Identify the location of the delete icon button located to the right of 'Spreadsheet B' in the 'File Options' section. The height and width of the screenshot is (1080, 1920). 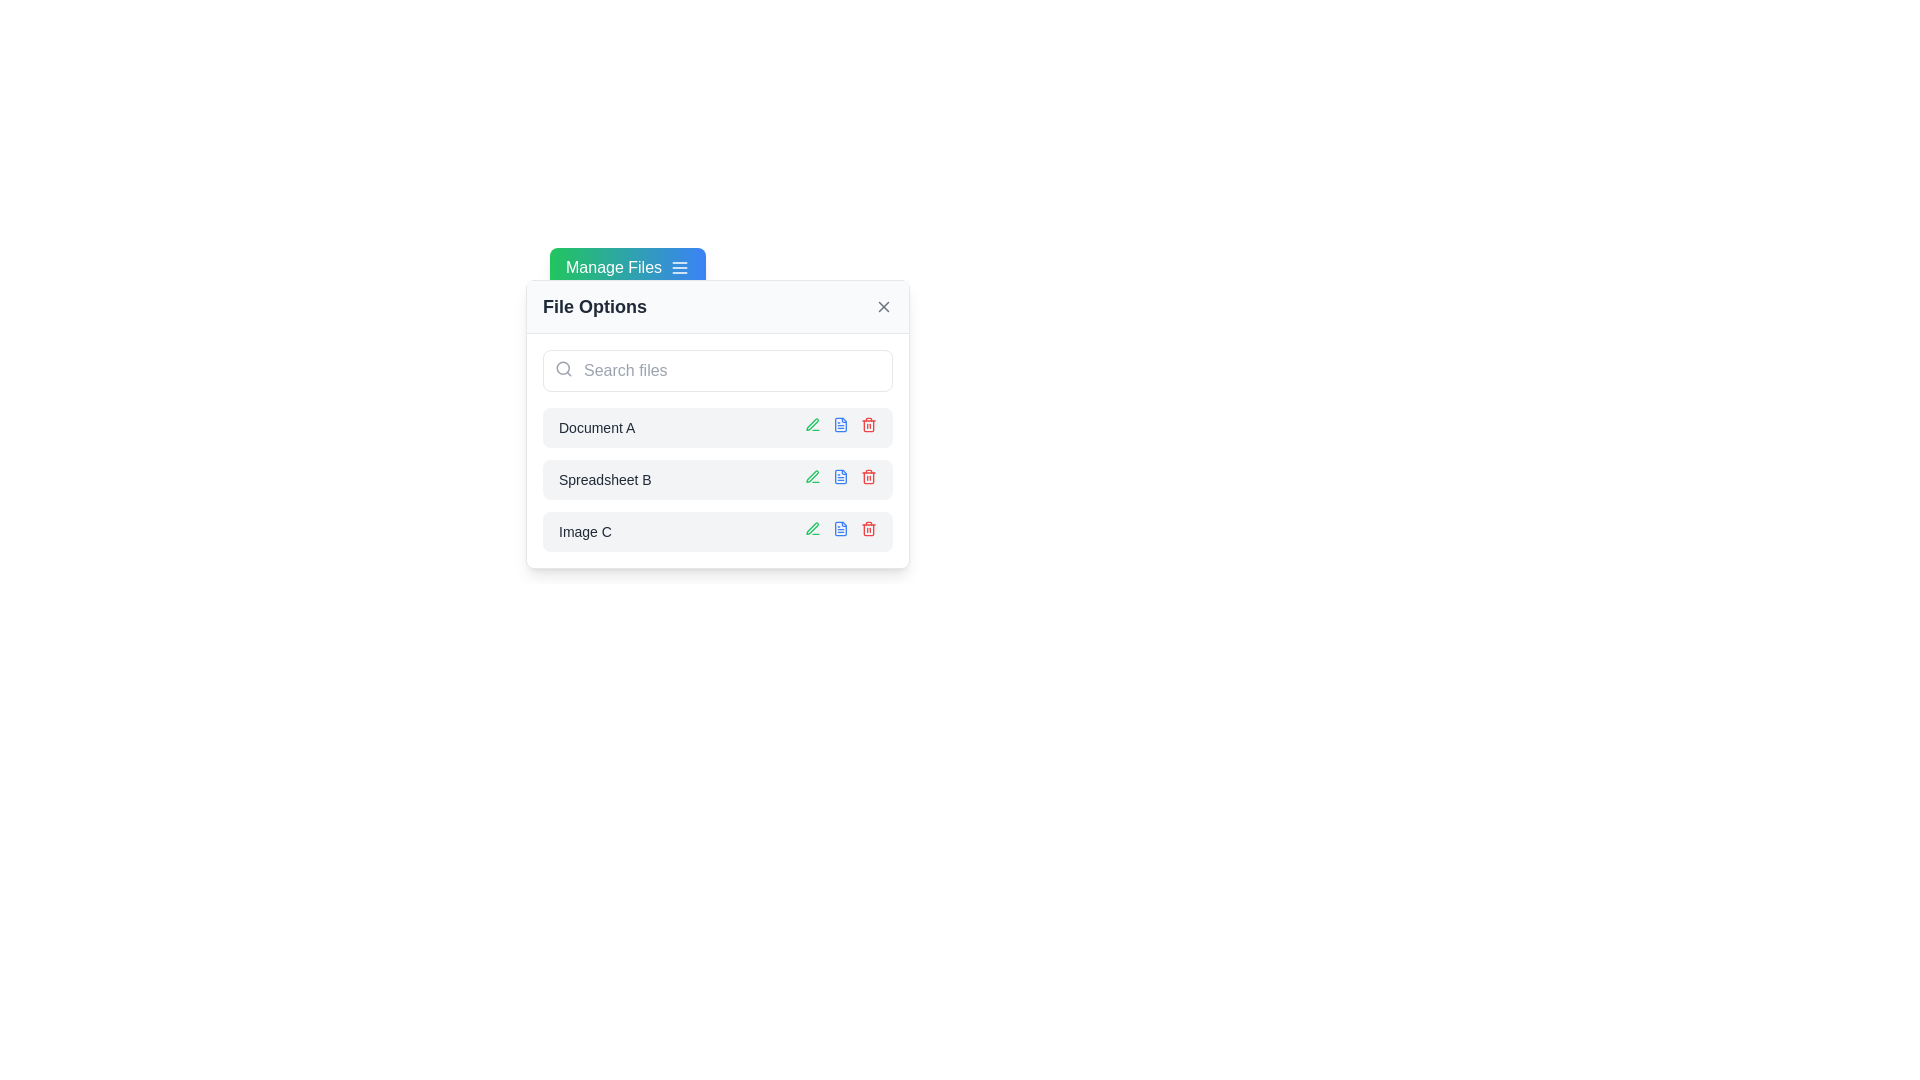
(868, 477).